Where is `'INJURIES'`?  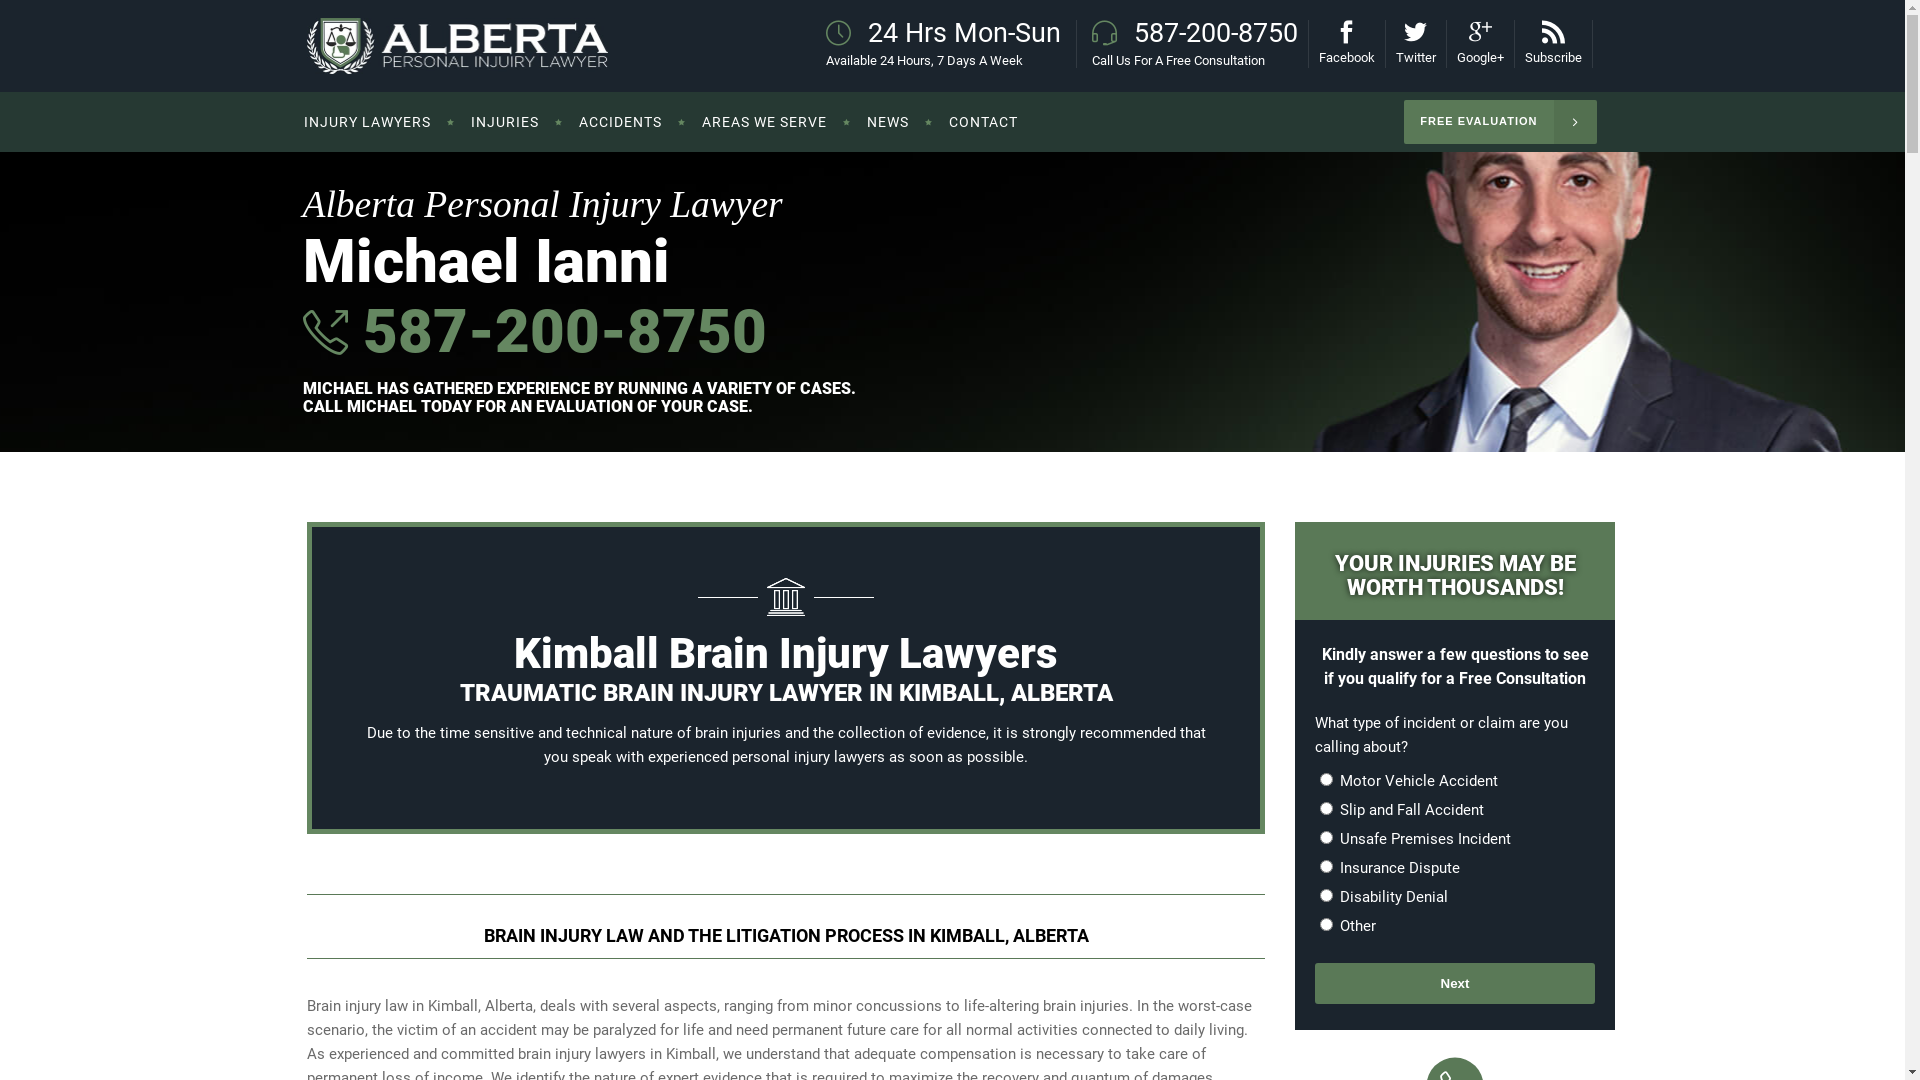
'INJURIES' is located at coordinates (449, 122).